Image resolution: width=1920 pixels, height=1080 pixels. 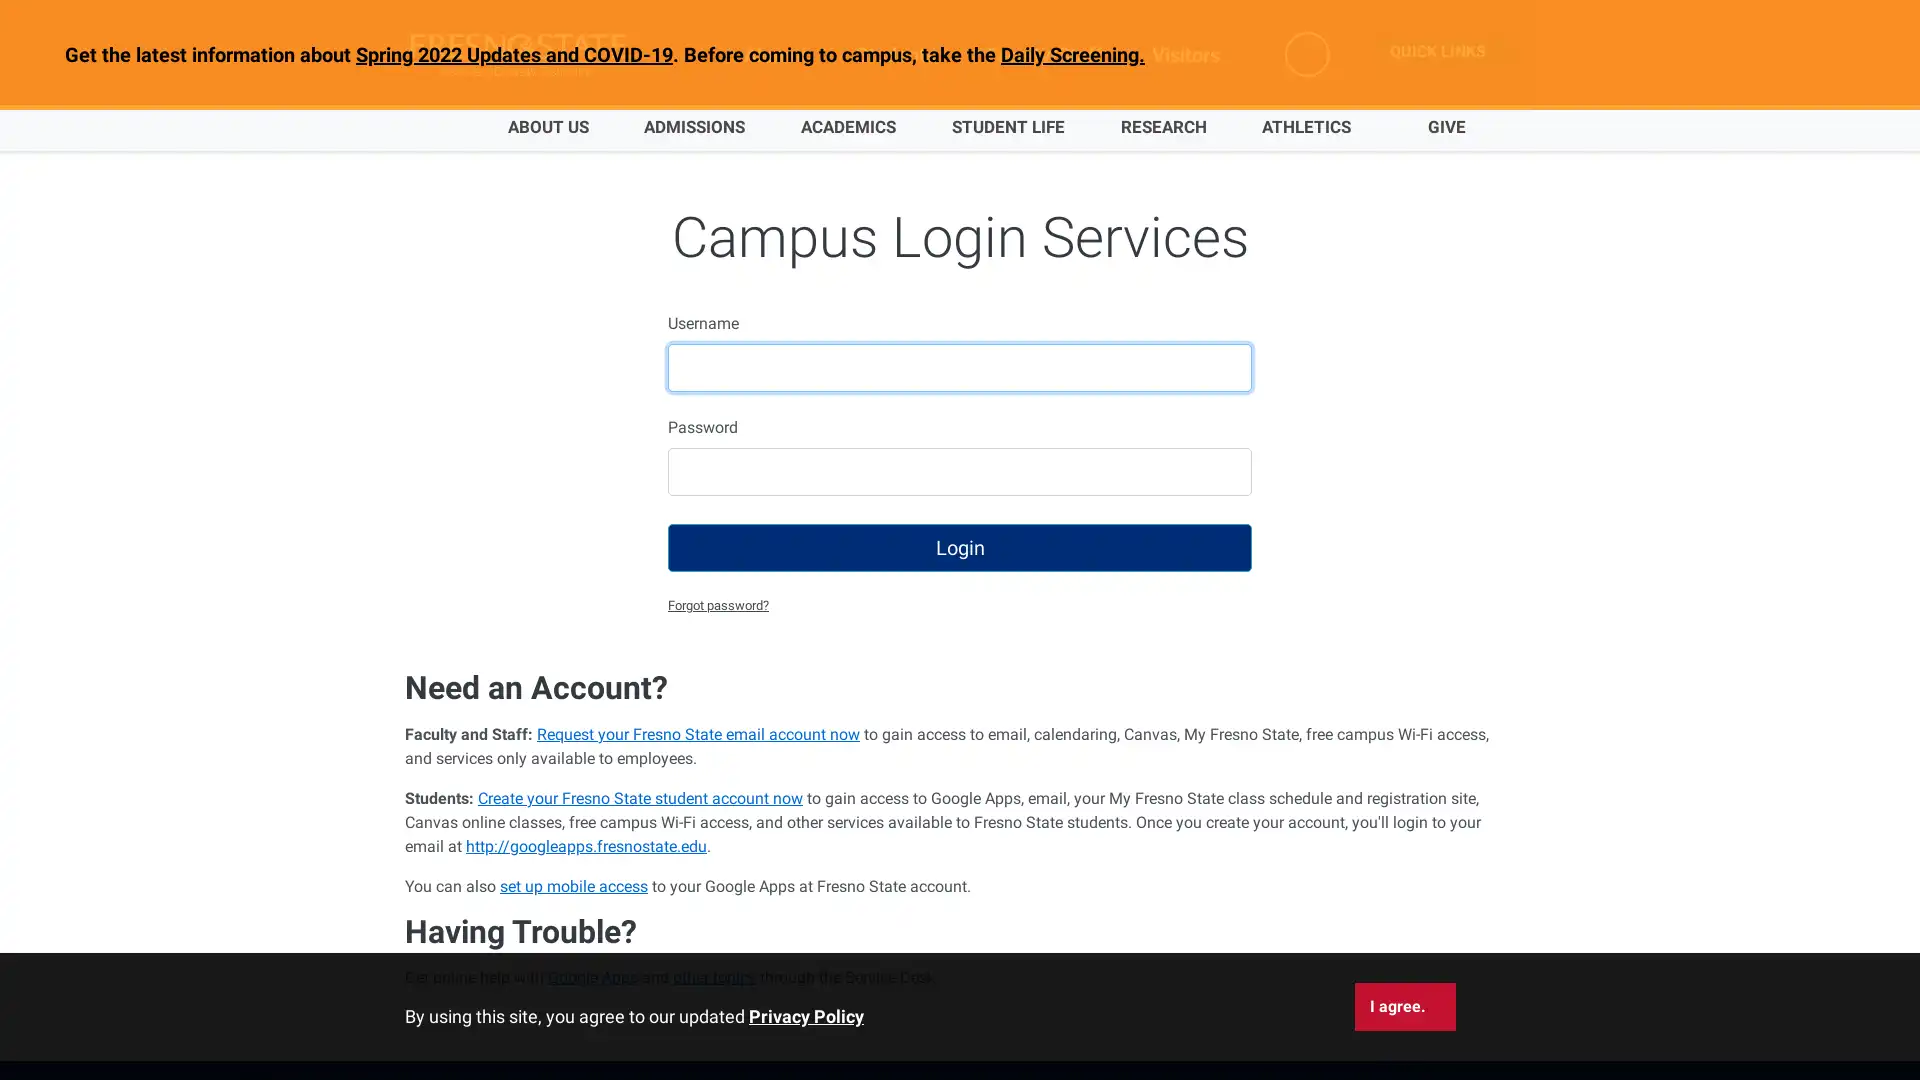 I want to click on QUICK LINKS, so click(x=1445, y=50).